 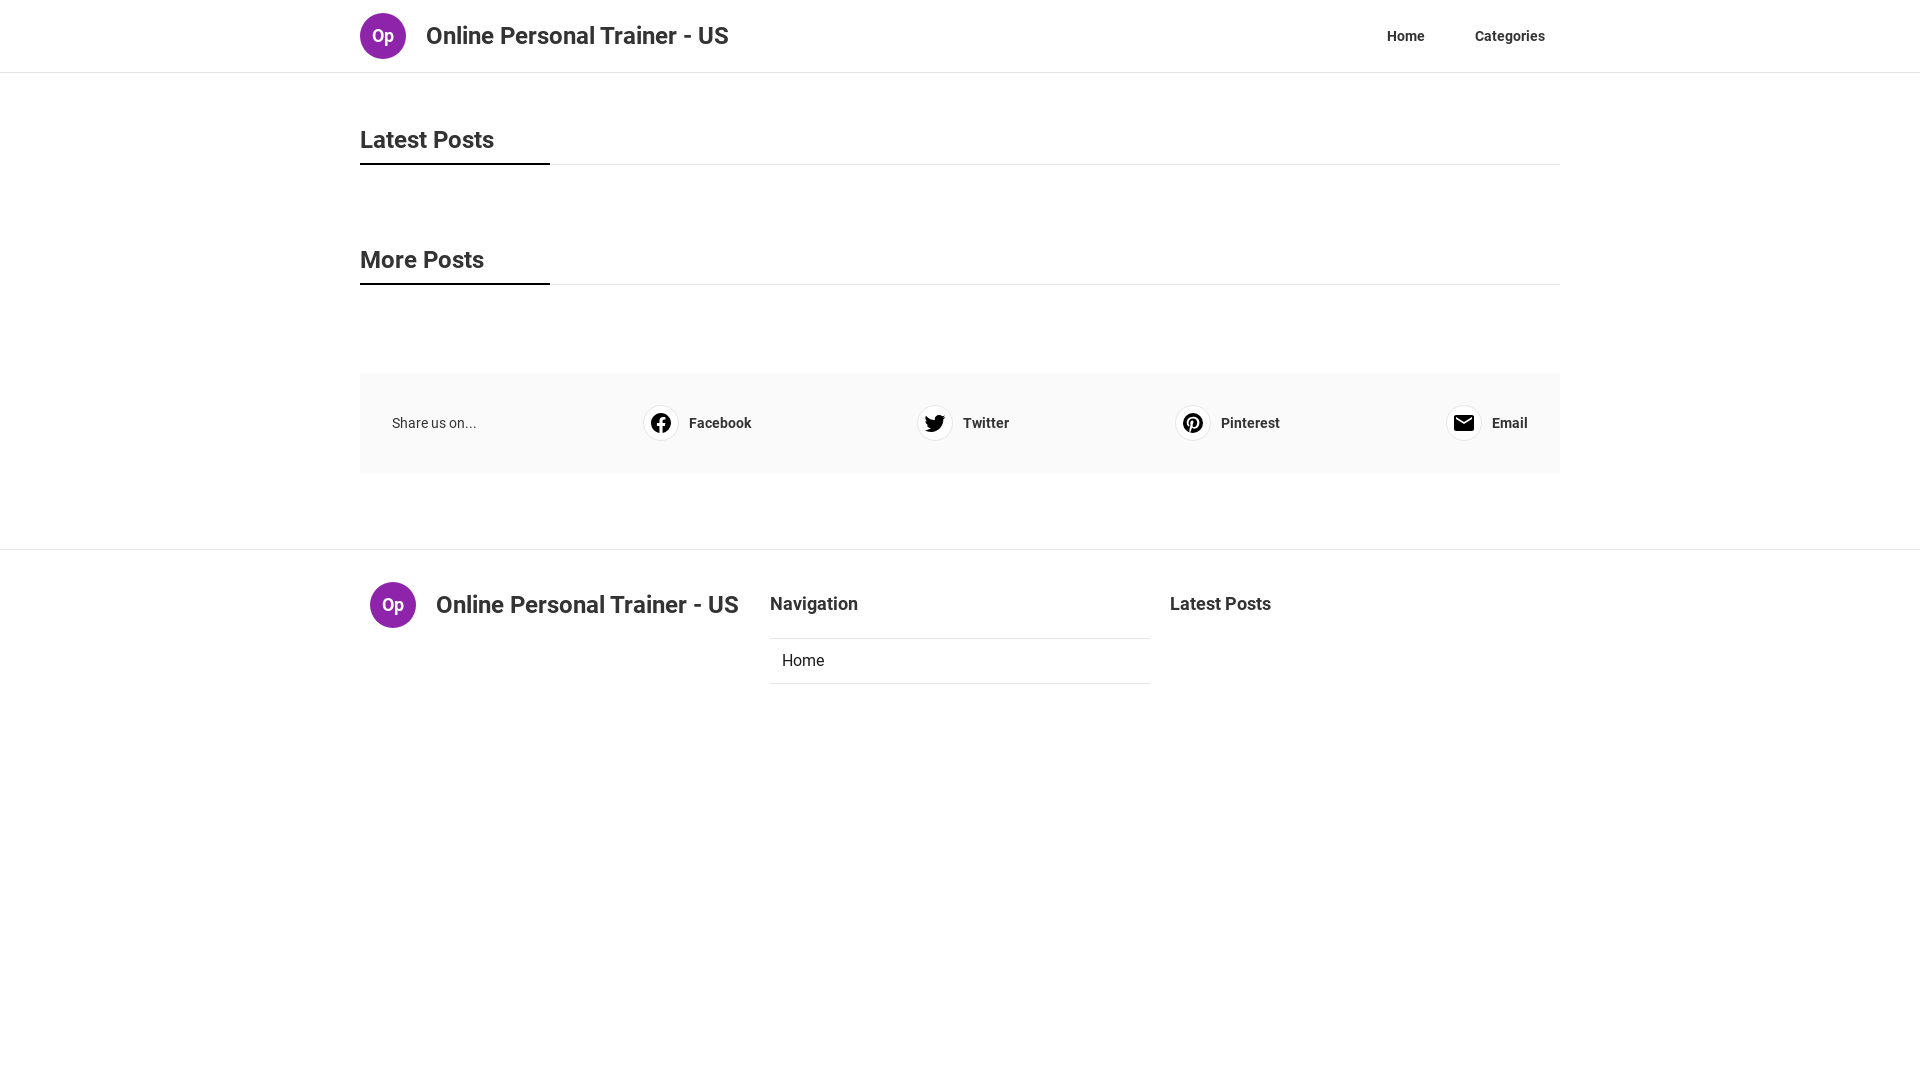 What do you see at coordinates (1445, 422) in the screenshot?
I see `'Email'` at bounding box center [1445, 422].